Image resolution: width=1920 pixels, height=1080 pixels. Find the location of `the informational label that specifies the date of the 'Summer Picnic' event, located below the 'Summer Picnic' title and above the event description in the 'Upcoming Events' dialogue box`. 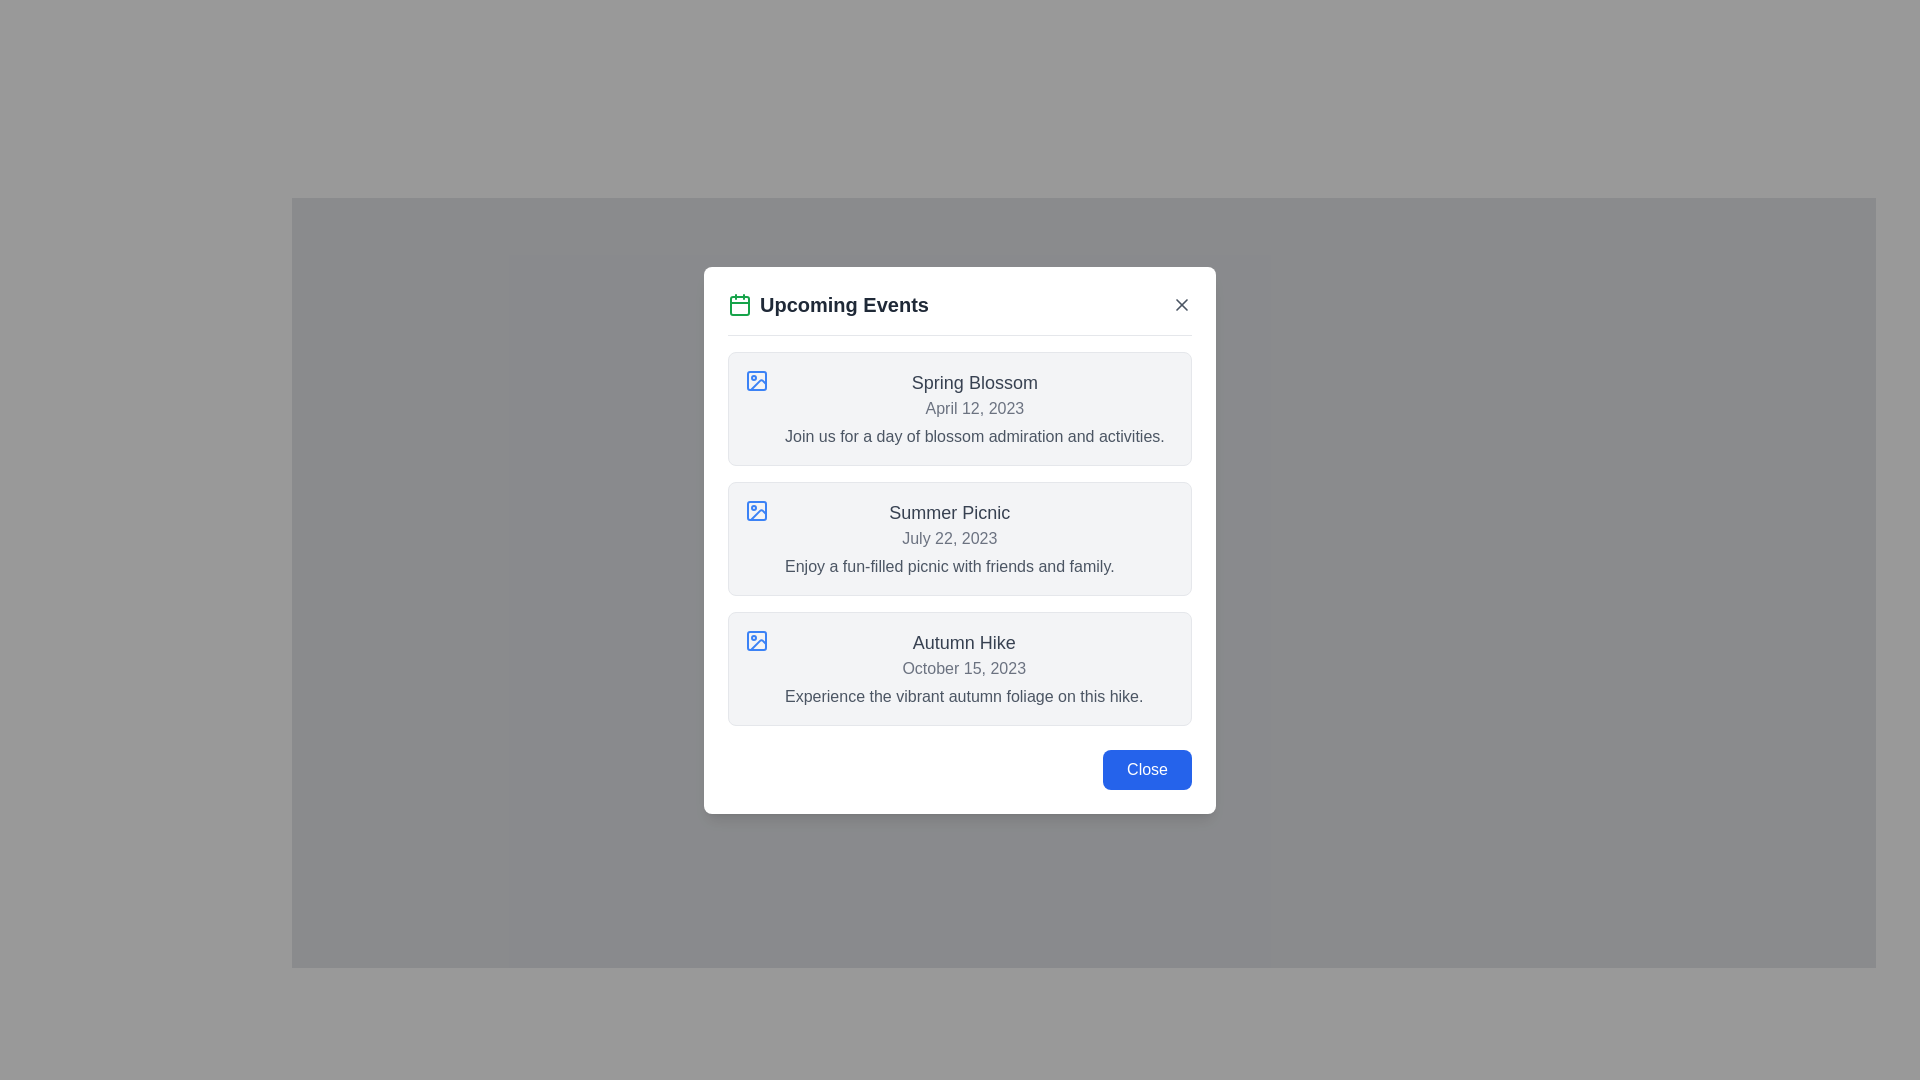

the informational label that specifies the date of the 'Summer Picnic' event, located below the 'Summer Picnic' title and above the event description in the 'Upcoming Events' dialogue box is located at coordinates (948, 537).